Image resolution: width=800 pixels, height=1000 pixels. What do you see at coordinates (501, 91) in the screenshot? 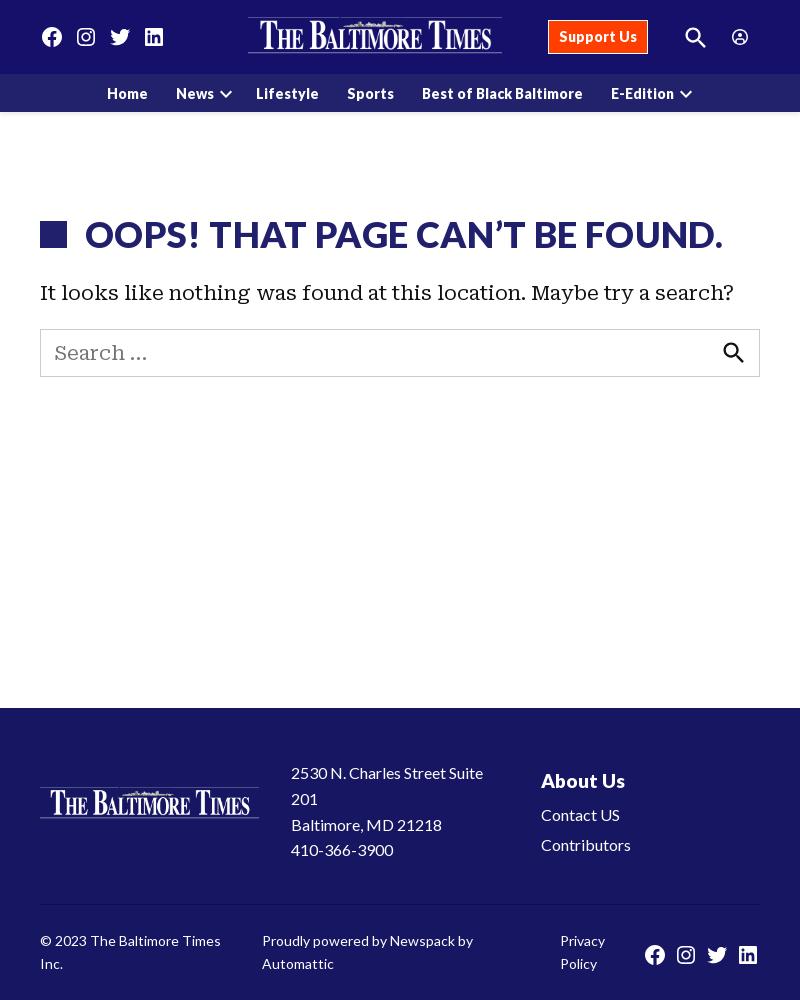
I see `'Best of Black Baltimore'` at bounding box center [501, 91].